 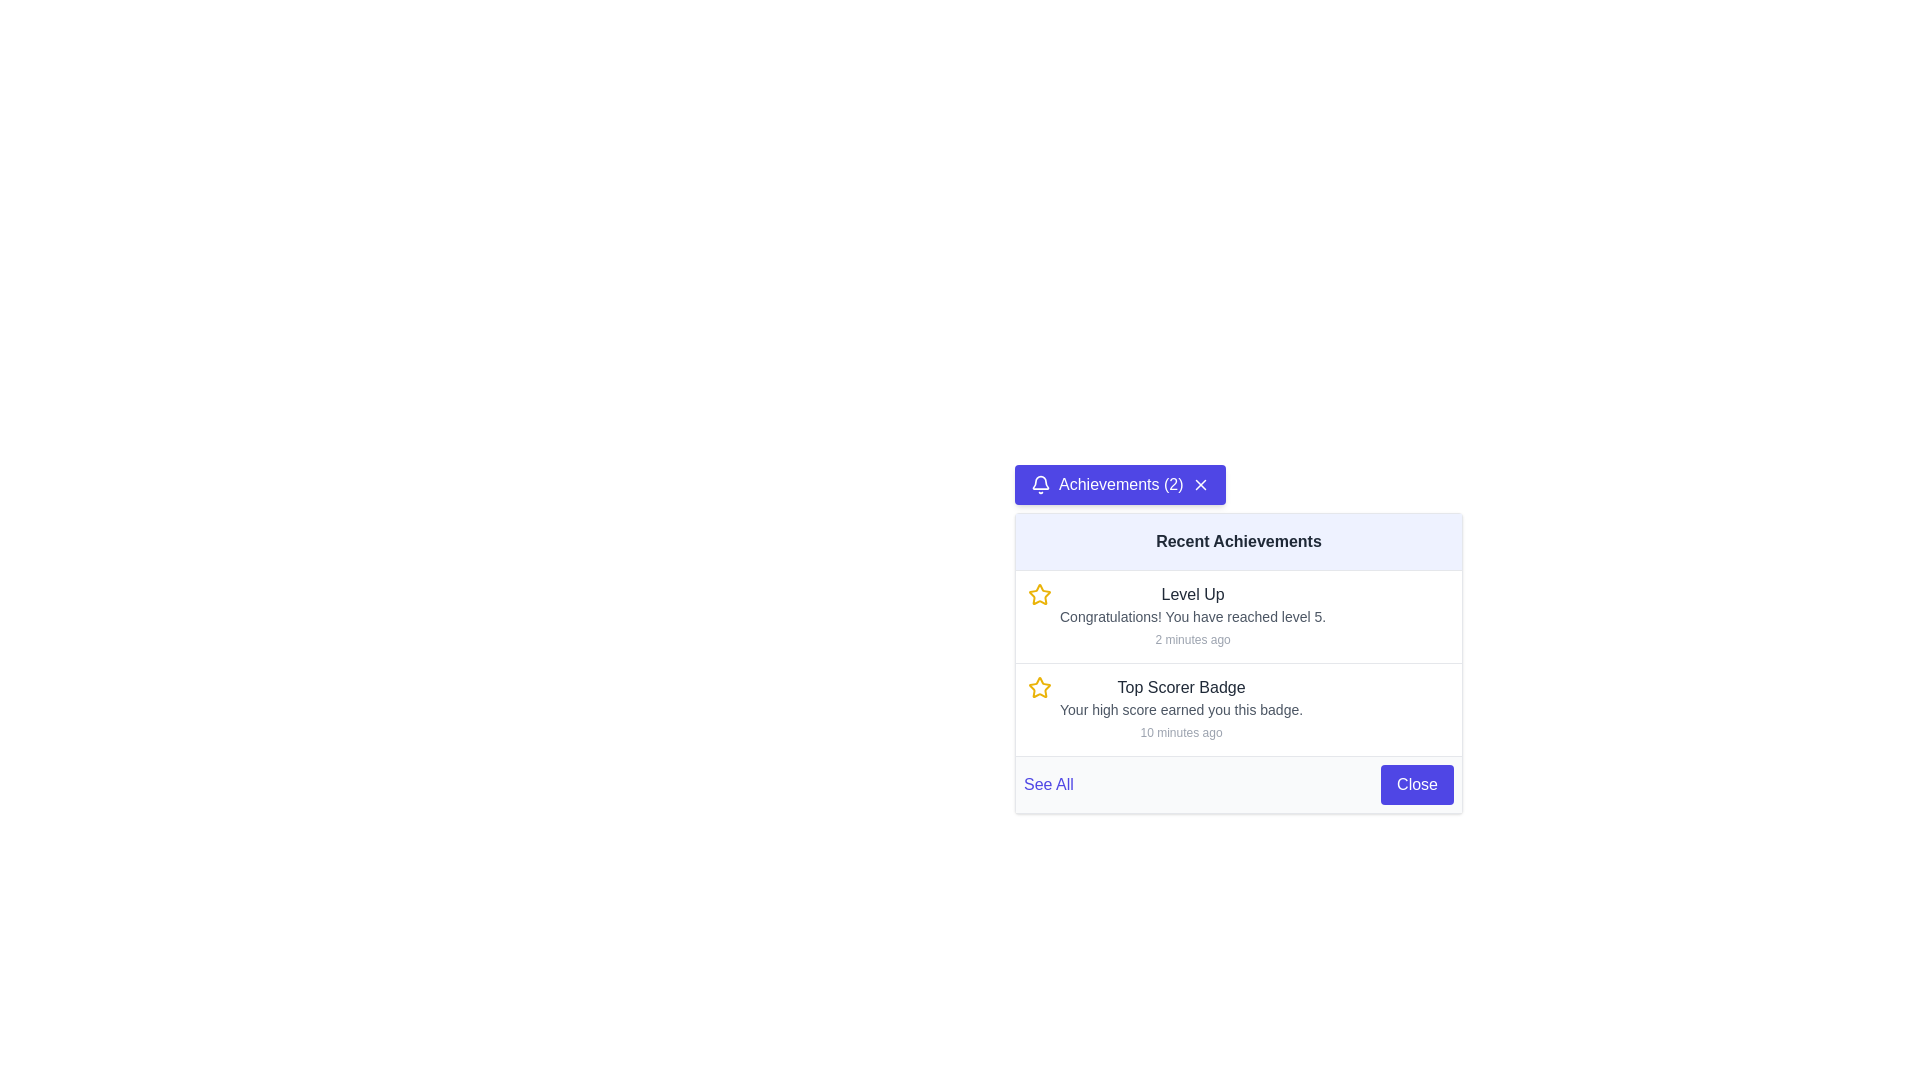 I want to click on the close icon located at the top-right corner of the 'Achievements' modal window, so click(x=1200, y=485).